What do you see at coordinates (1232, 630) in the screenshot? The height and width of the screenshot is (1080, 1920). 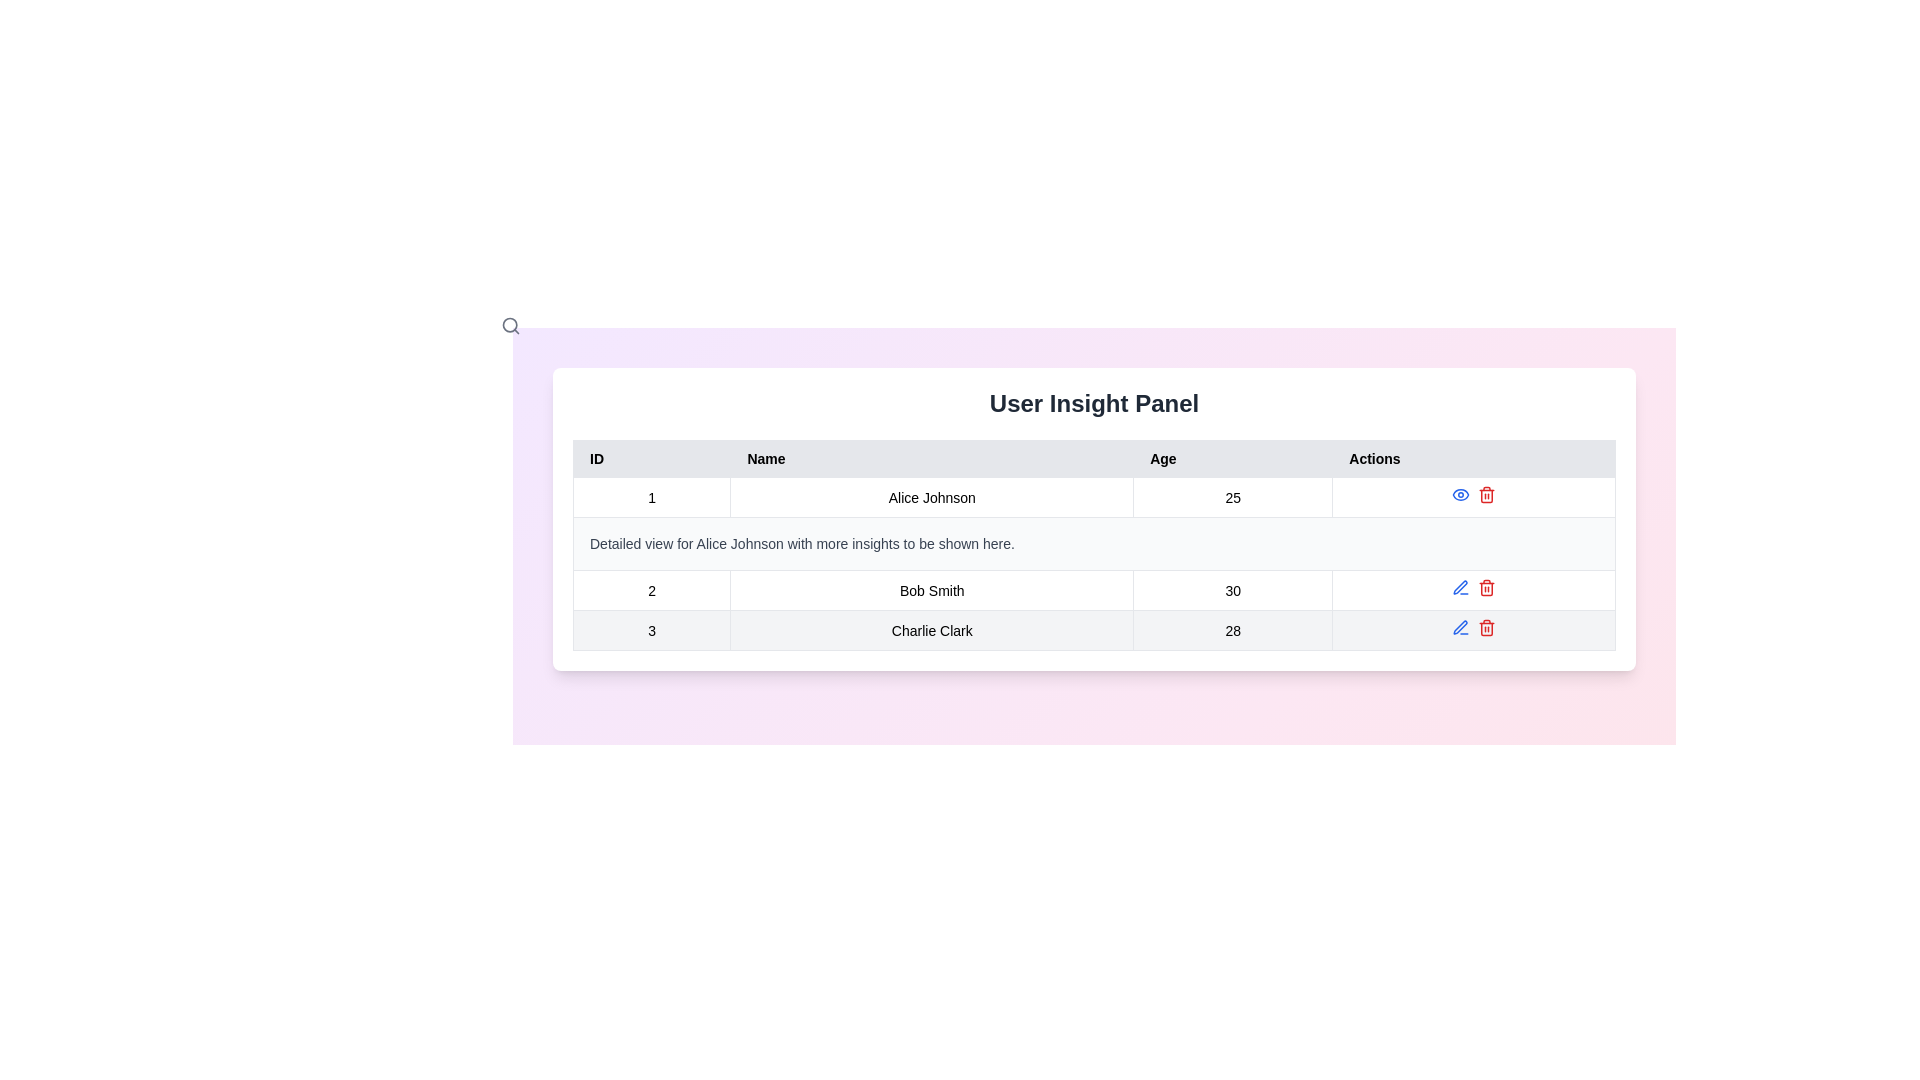 I see `the text label representing the age of 'Charlie Clark' located in the third cell under the 'Age' column of the data table` at bounding box center [1232, 630].